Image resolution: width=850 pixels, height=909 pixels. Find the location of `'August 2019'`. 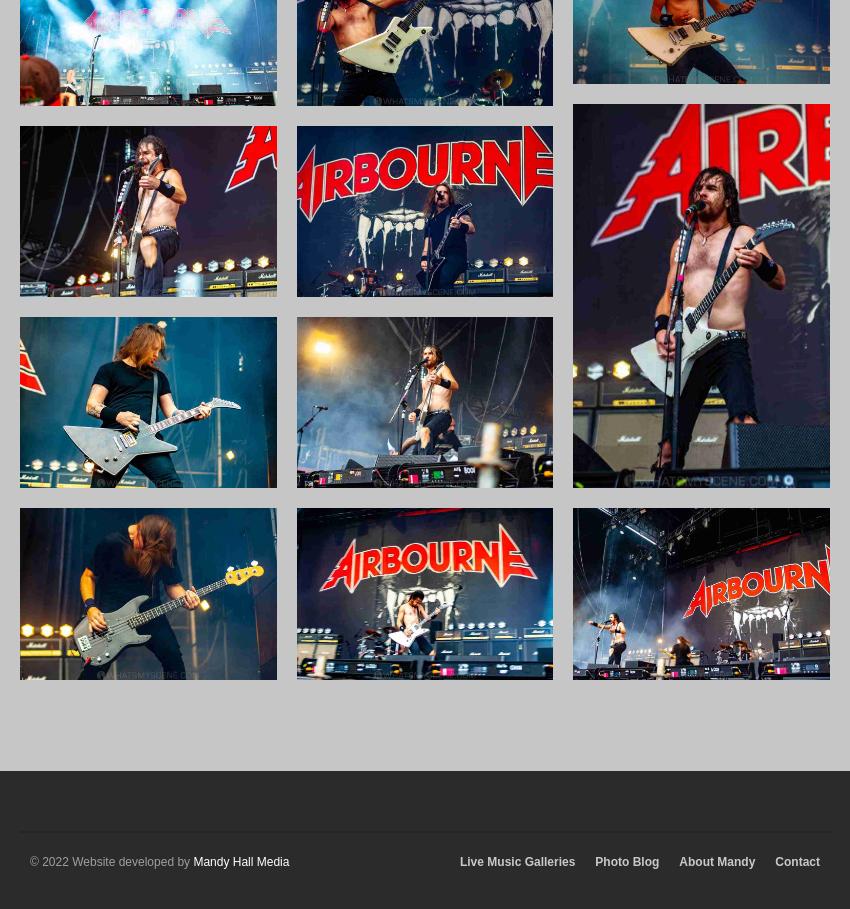

'August 2019' is located at coordinates (672, 188).